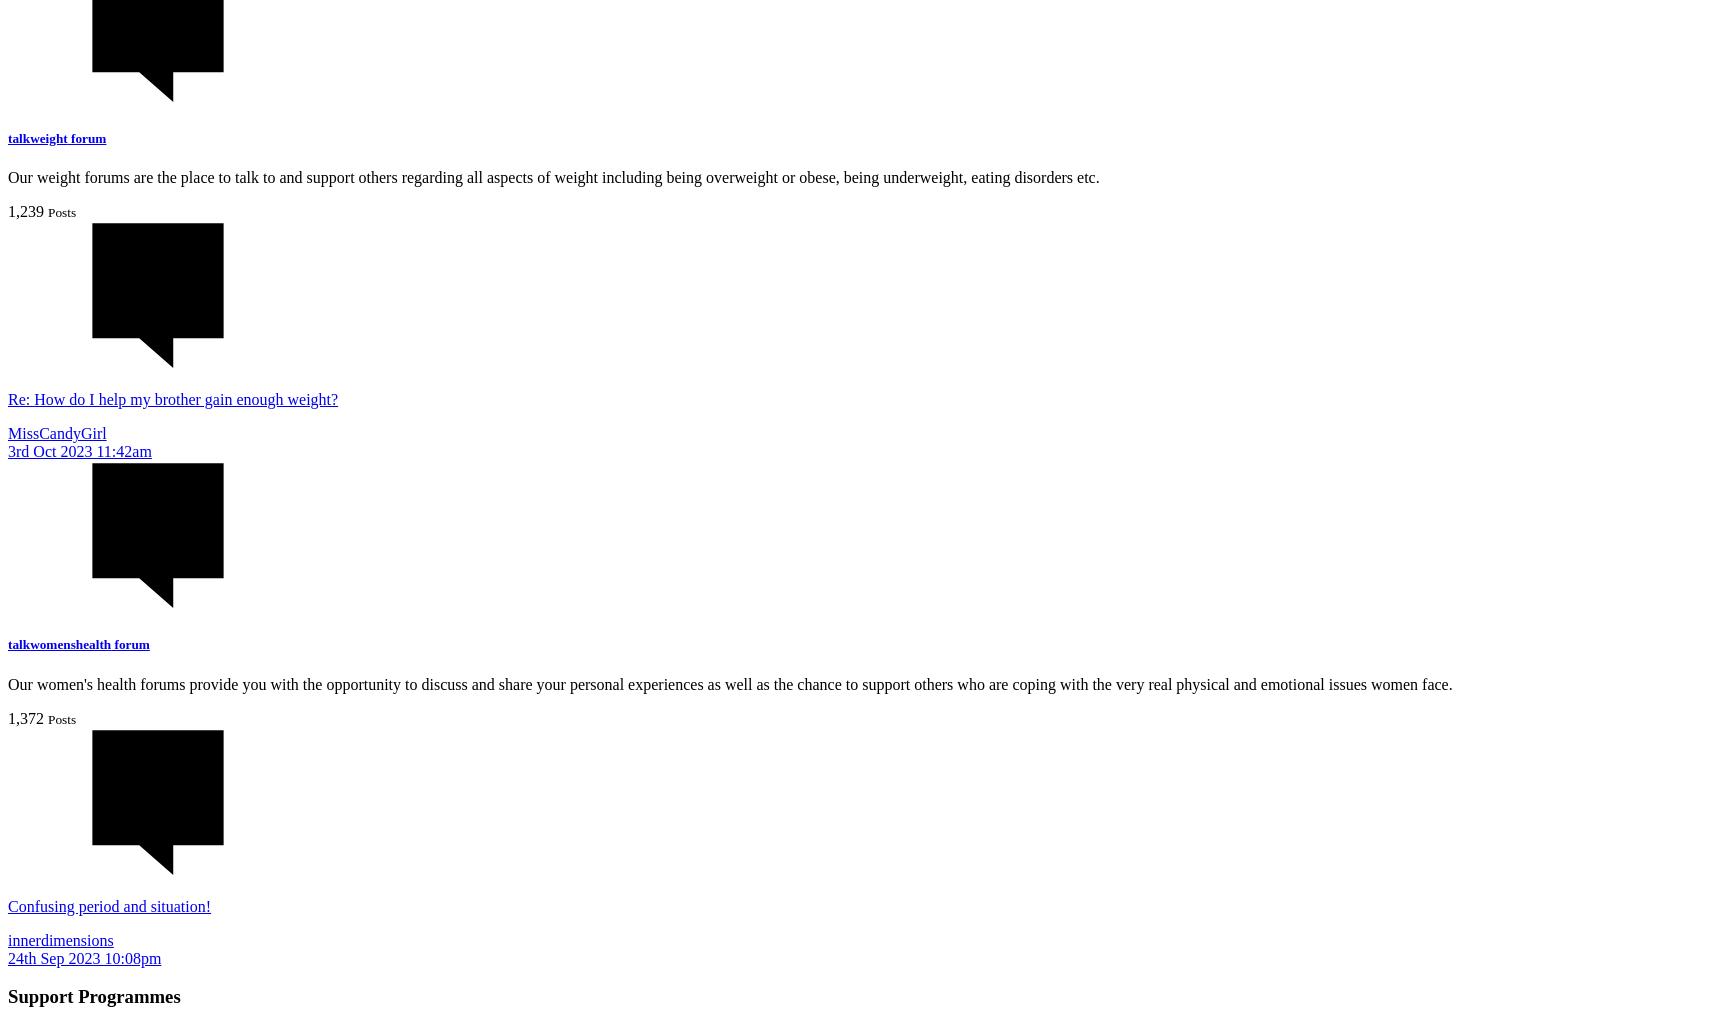  What do you see at coordinates (26, 716) in the screenshot?
I see `'1,372'` at bounding box center [26, 716].